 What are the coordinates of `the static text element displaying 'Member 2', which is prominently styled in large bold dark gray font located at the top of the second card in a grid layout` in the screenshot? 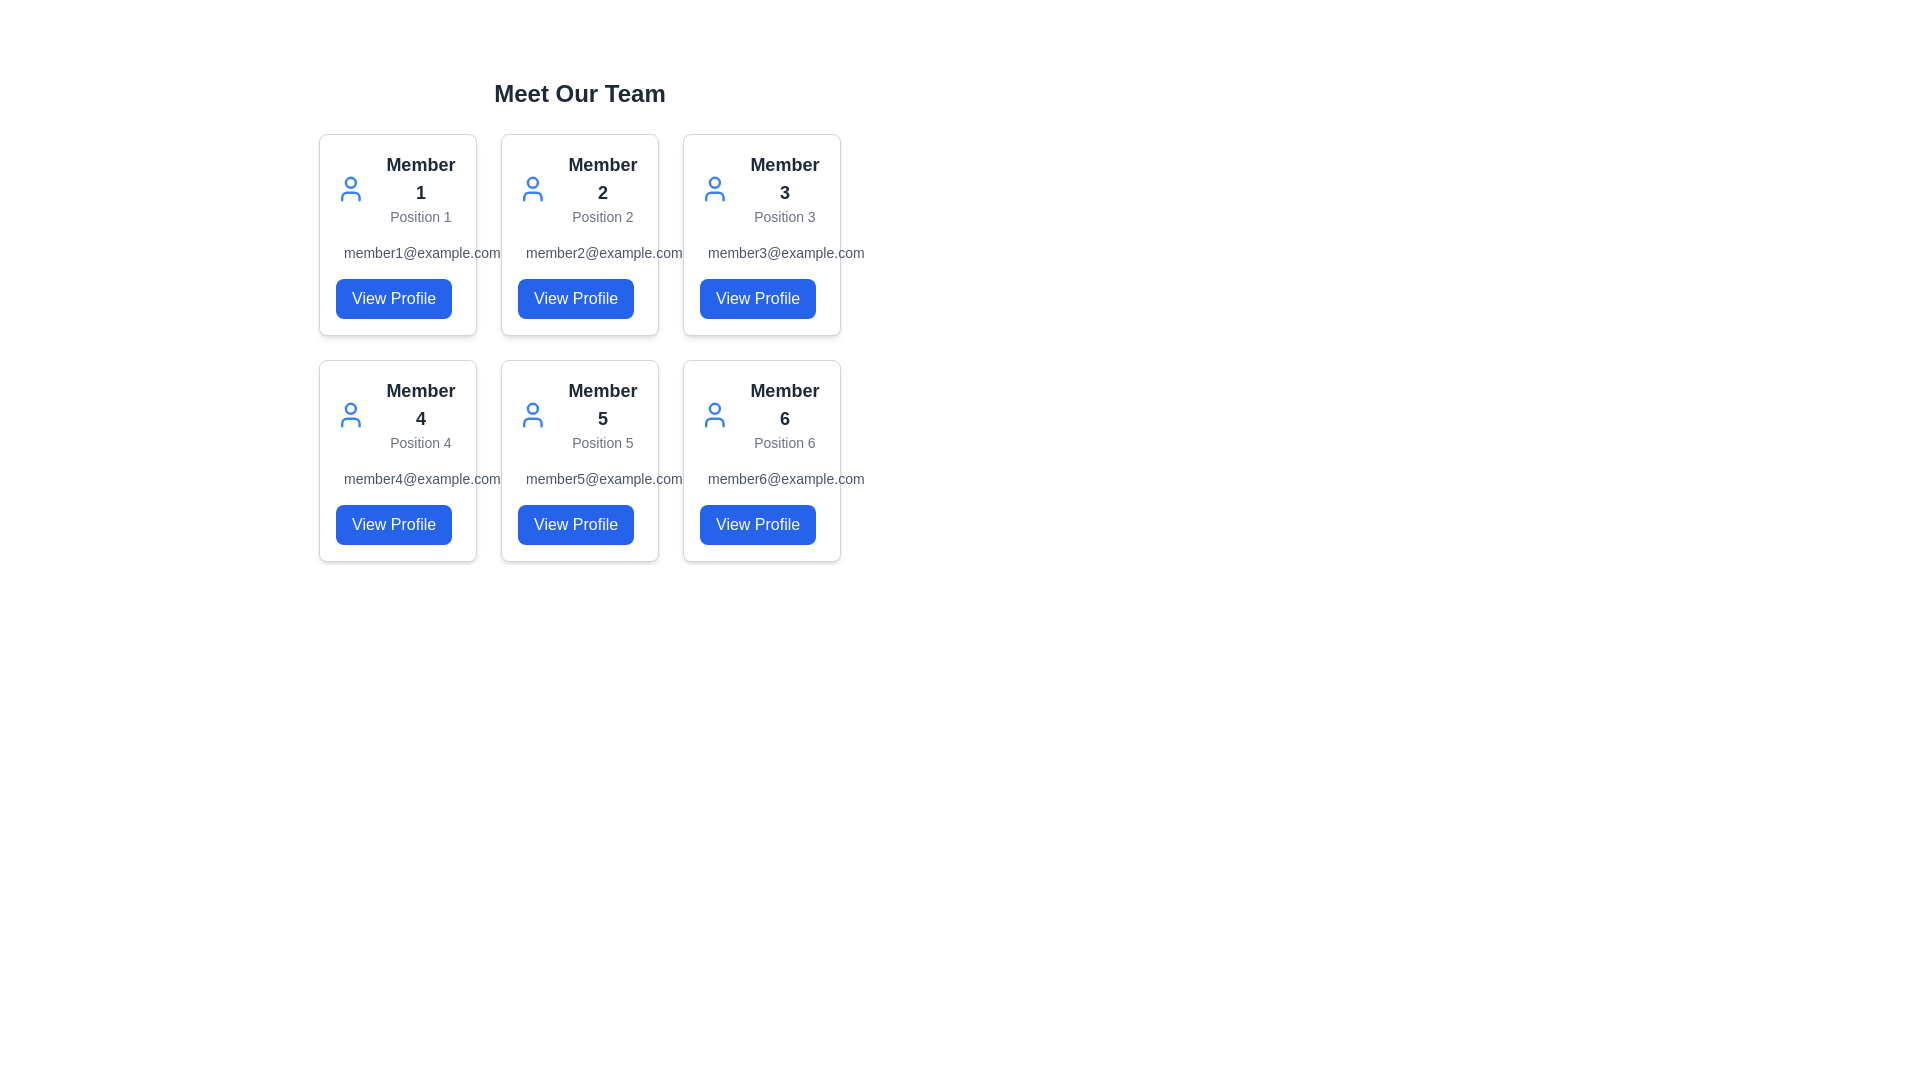 It's located at (601, 177).